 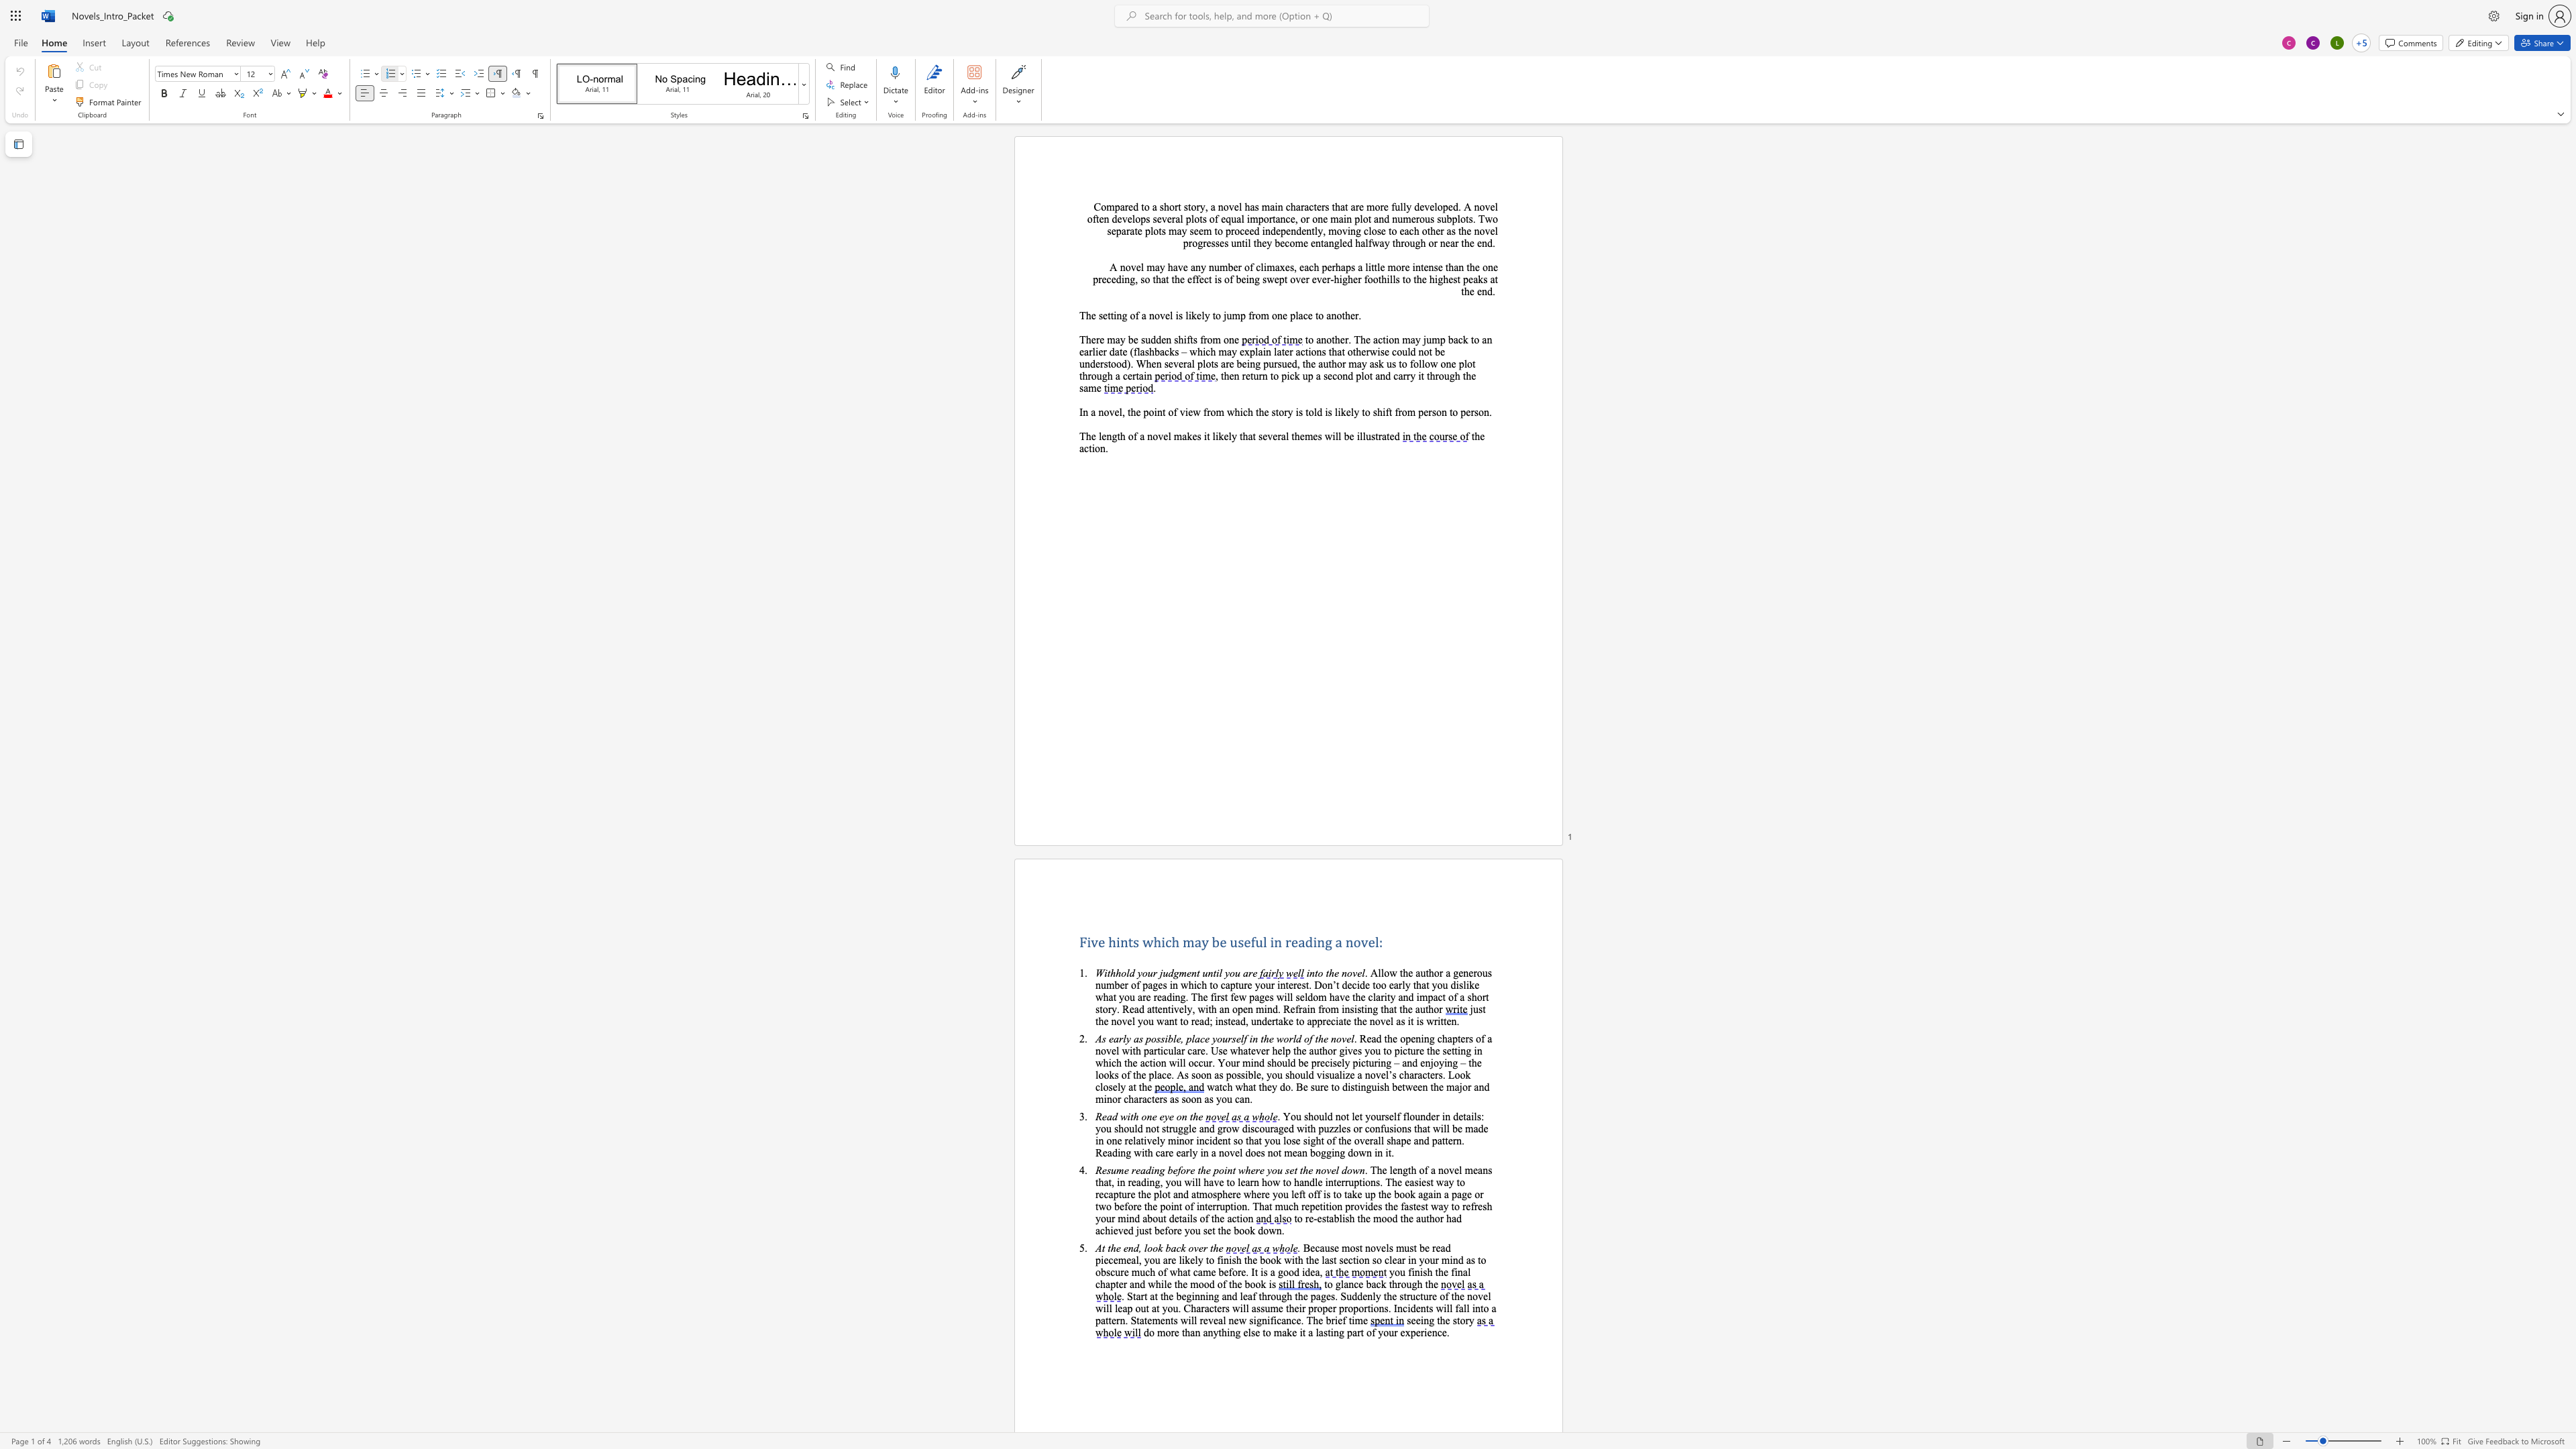 I want to click on the 1th character "i" in the text, so click(x=1161, y=1283).